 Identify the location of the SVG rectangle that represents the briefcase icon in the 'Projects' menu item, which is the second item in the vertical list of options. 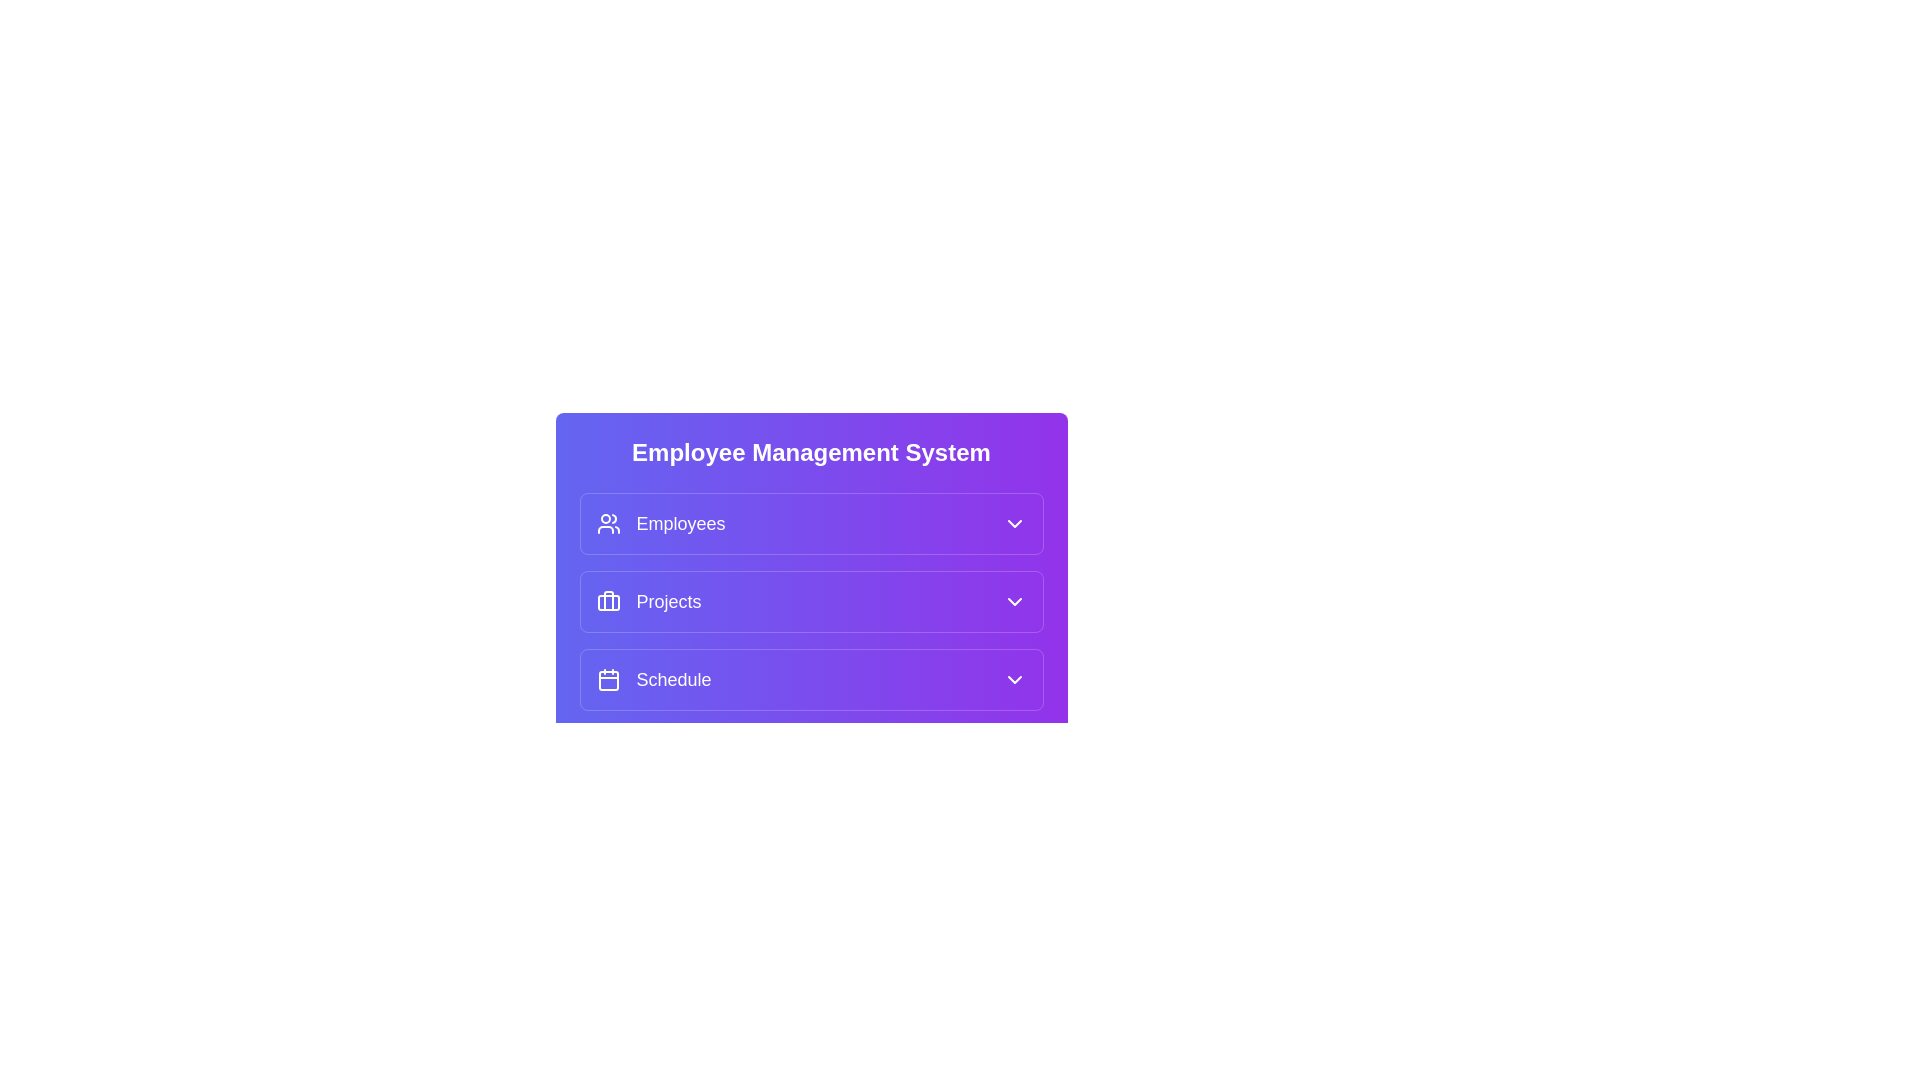
(607, 601).